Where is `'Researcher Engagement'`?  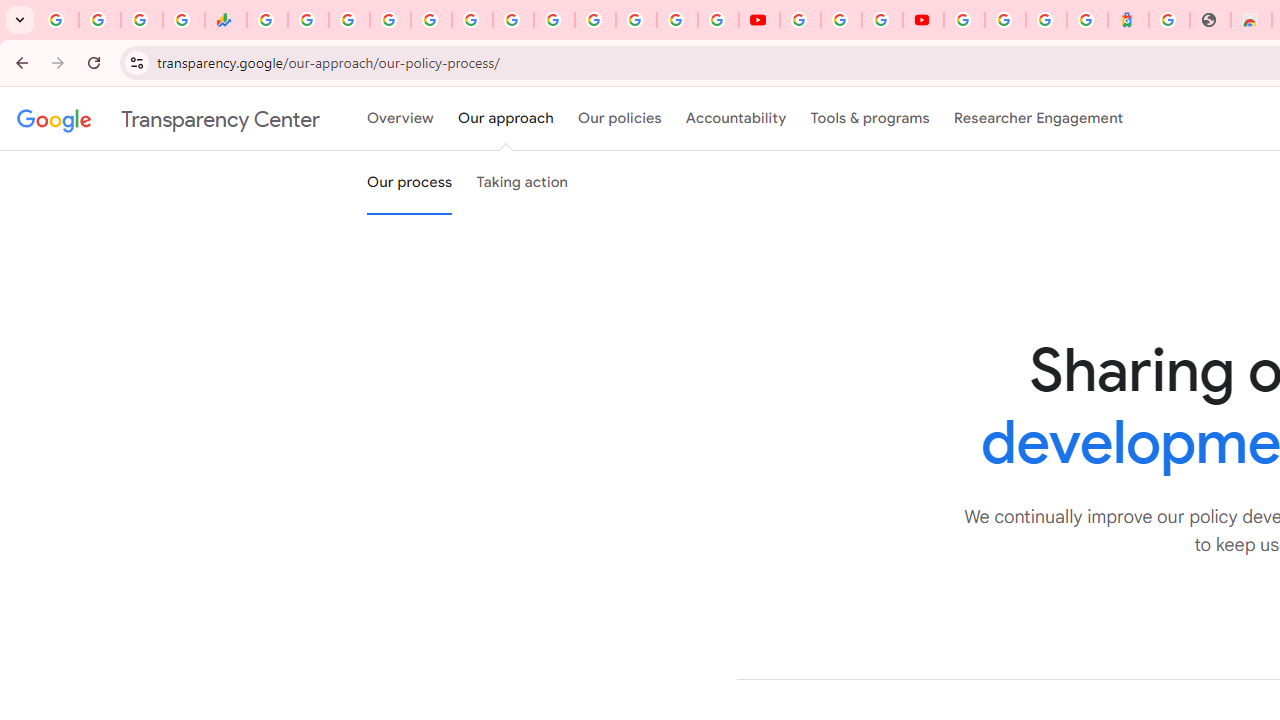 'Researcher Engagement' is located at coordinates (1038, 119).